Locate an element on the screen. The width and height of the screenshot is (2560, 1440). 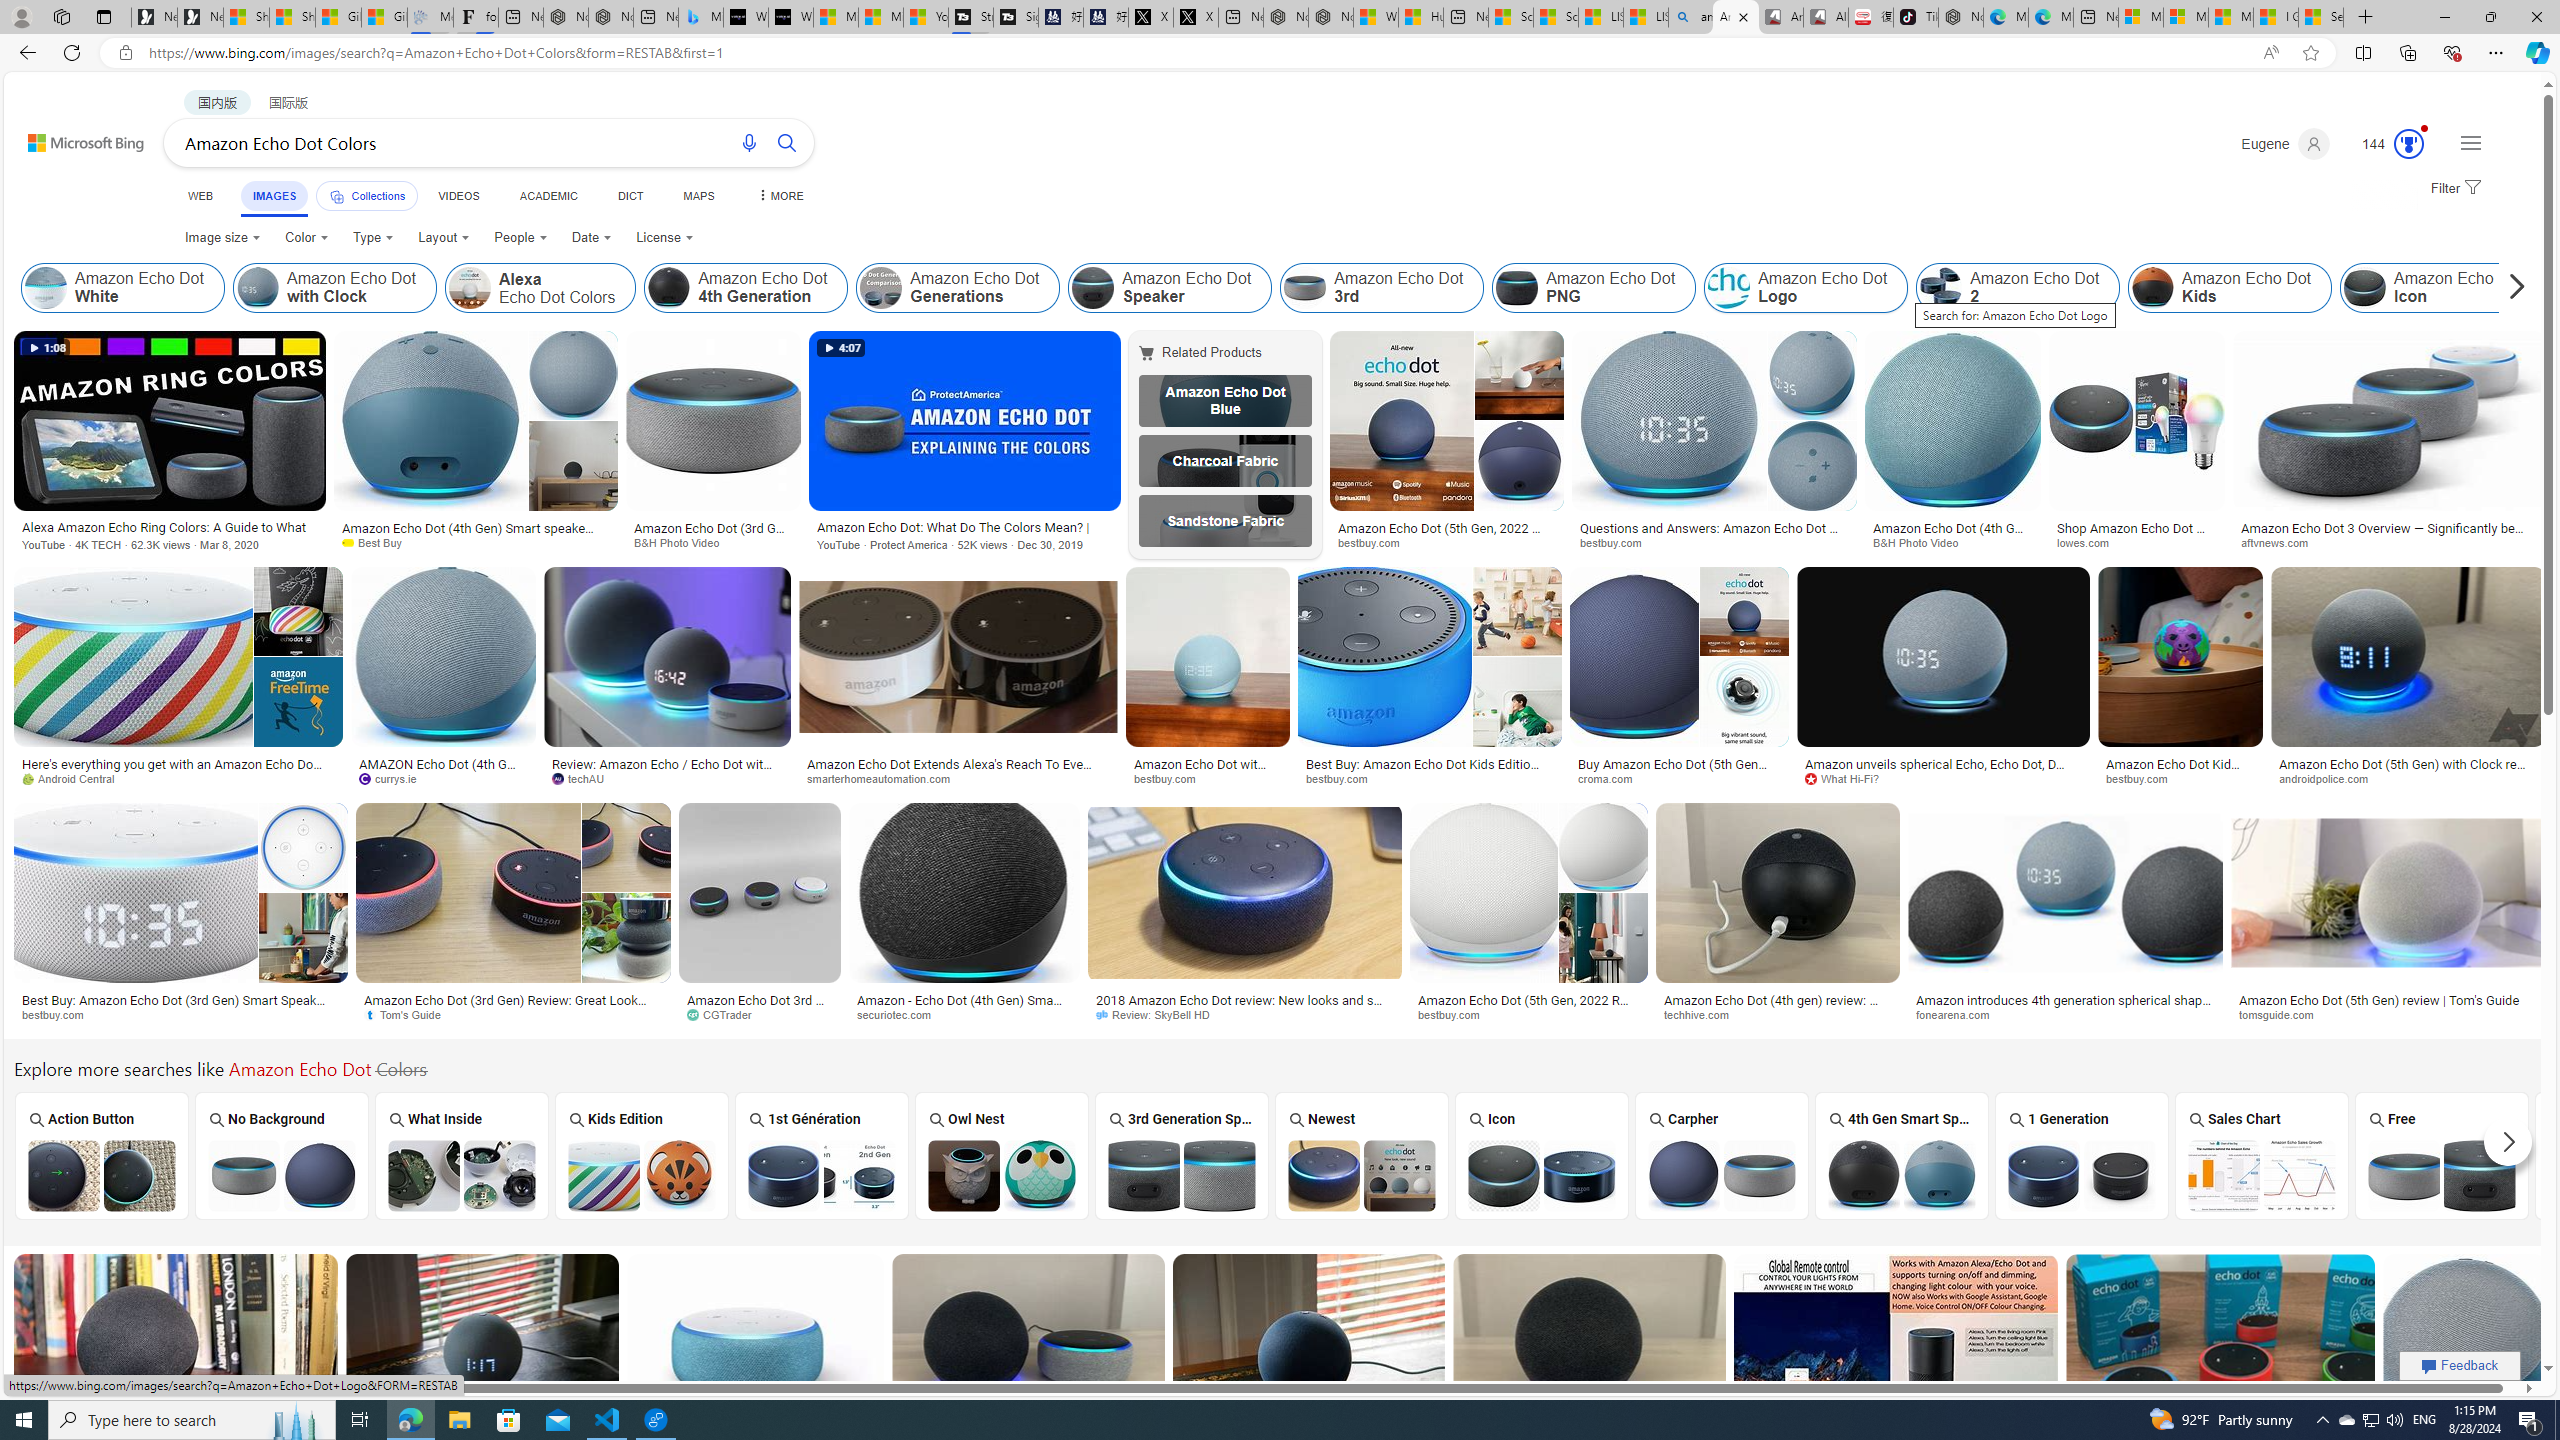
'androidpolice.com' is located at coordinates (2406, 778).